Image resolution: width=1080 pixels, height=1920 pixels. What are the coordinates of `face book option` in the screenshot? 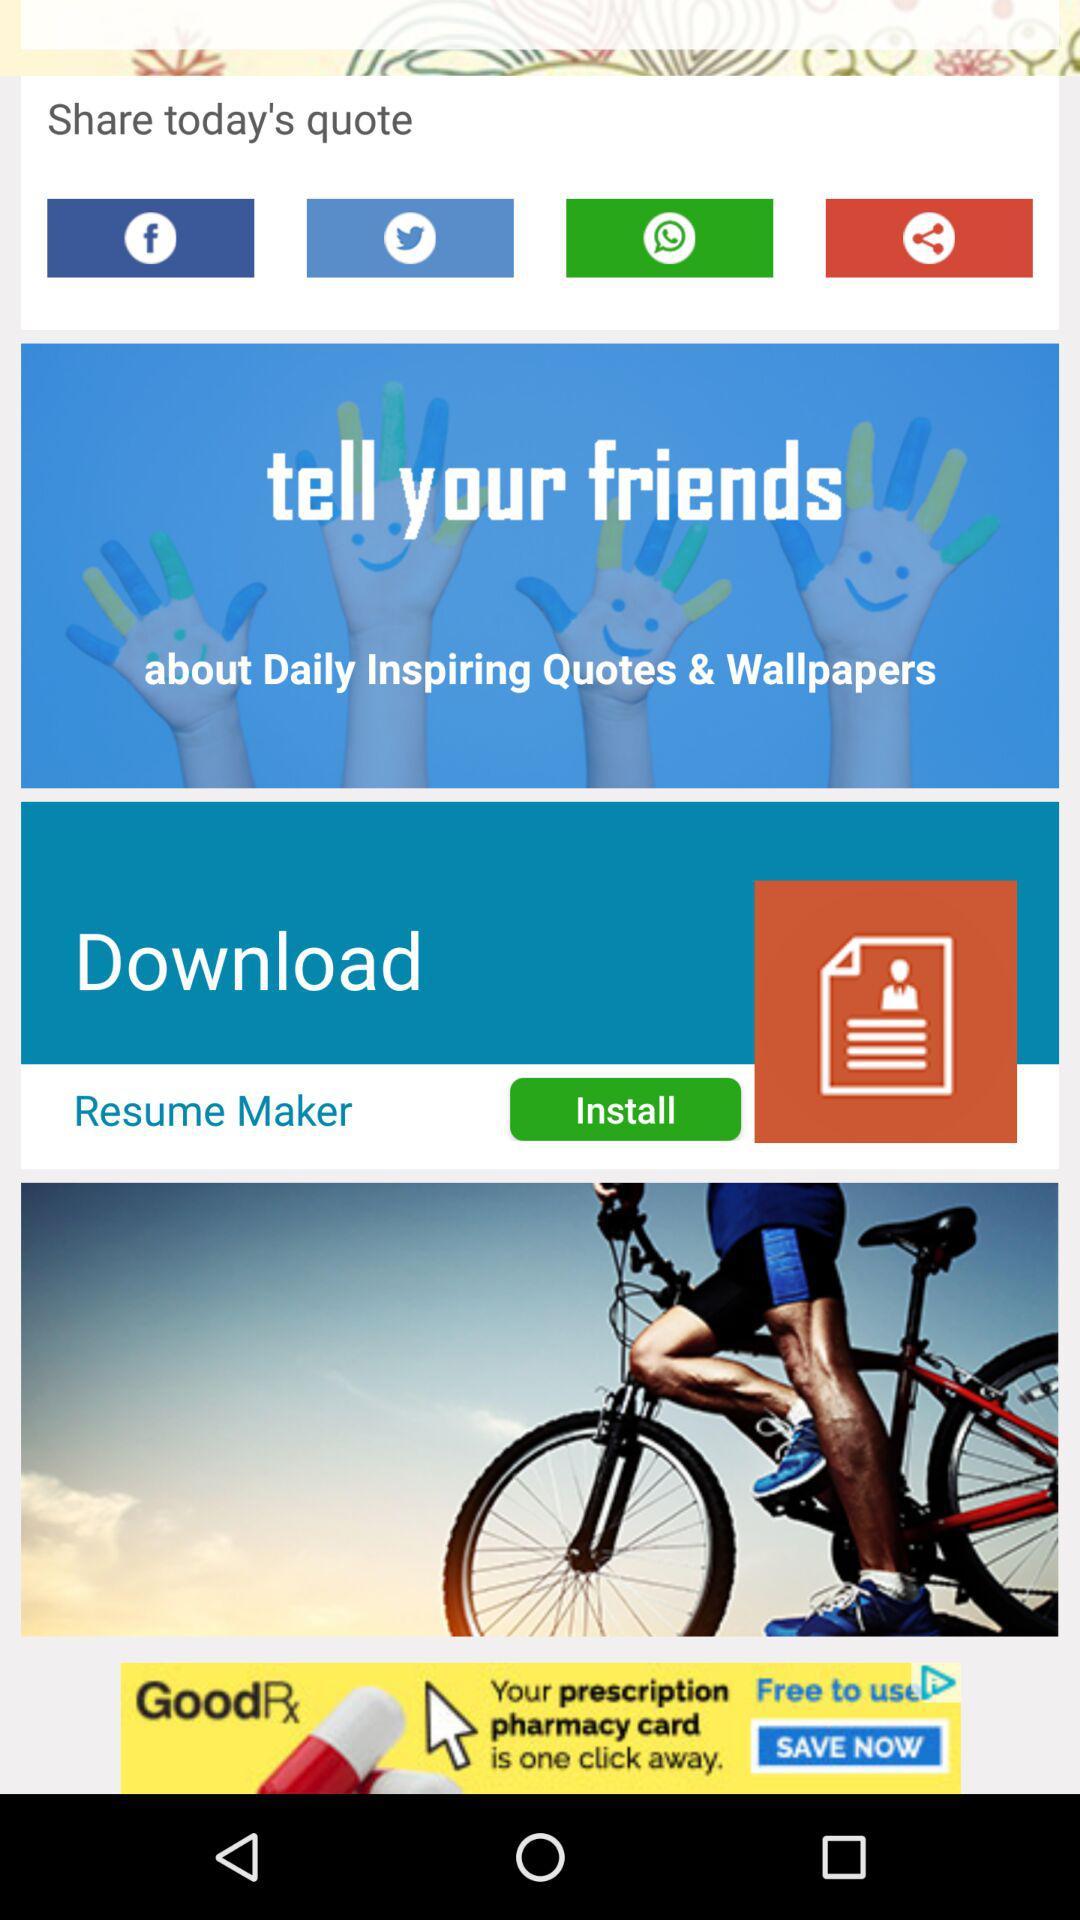 It's located at (149, 238).